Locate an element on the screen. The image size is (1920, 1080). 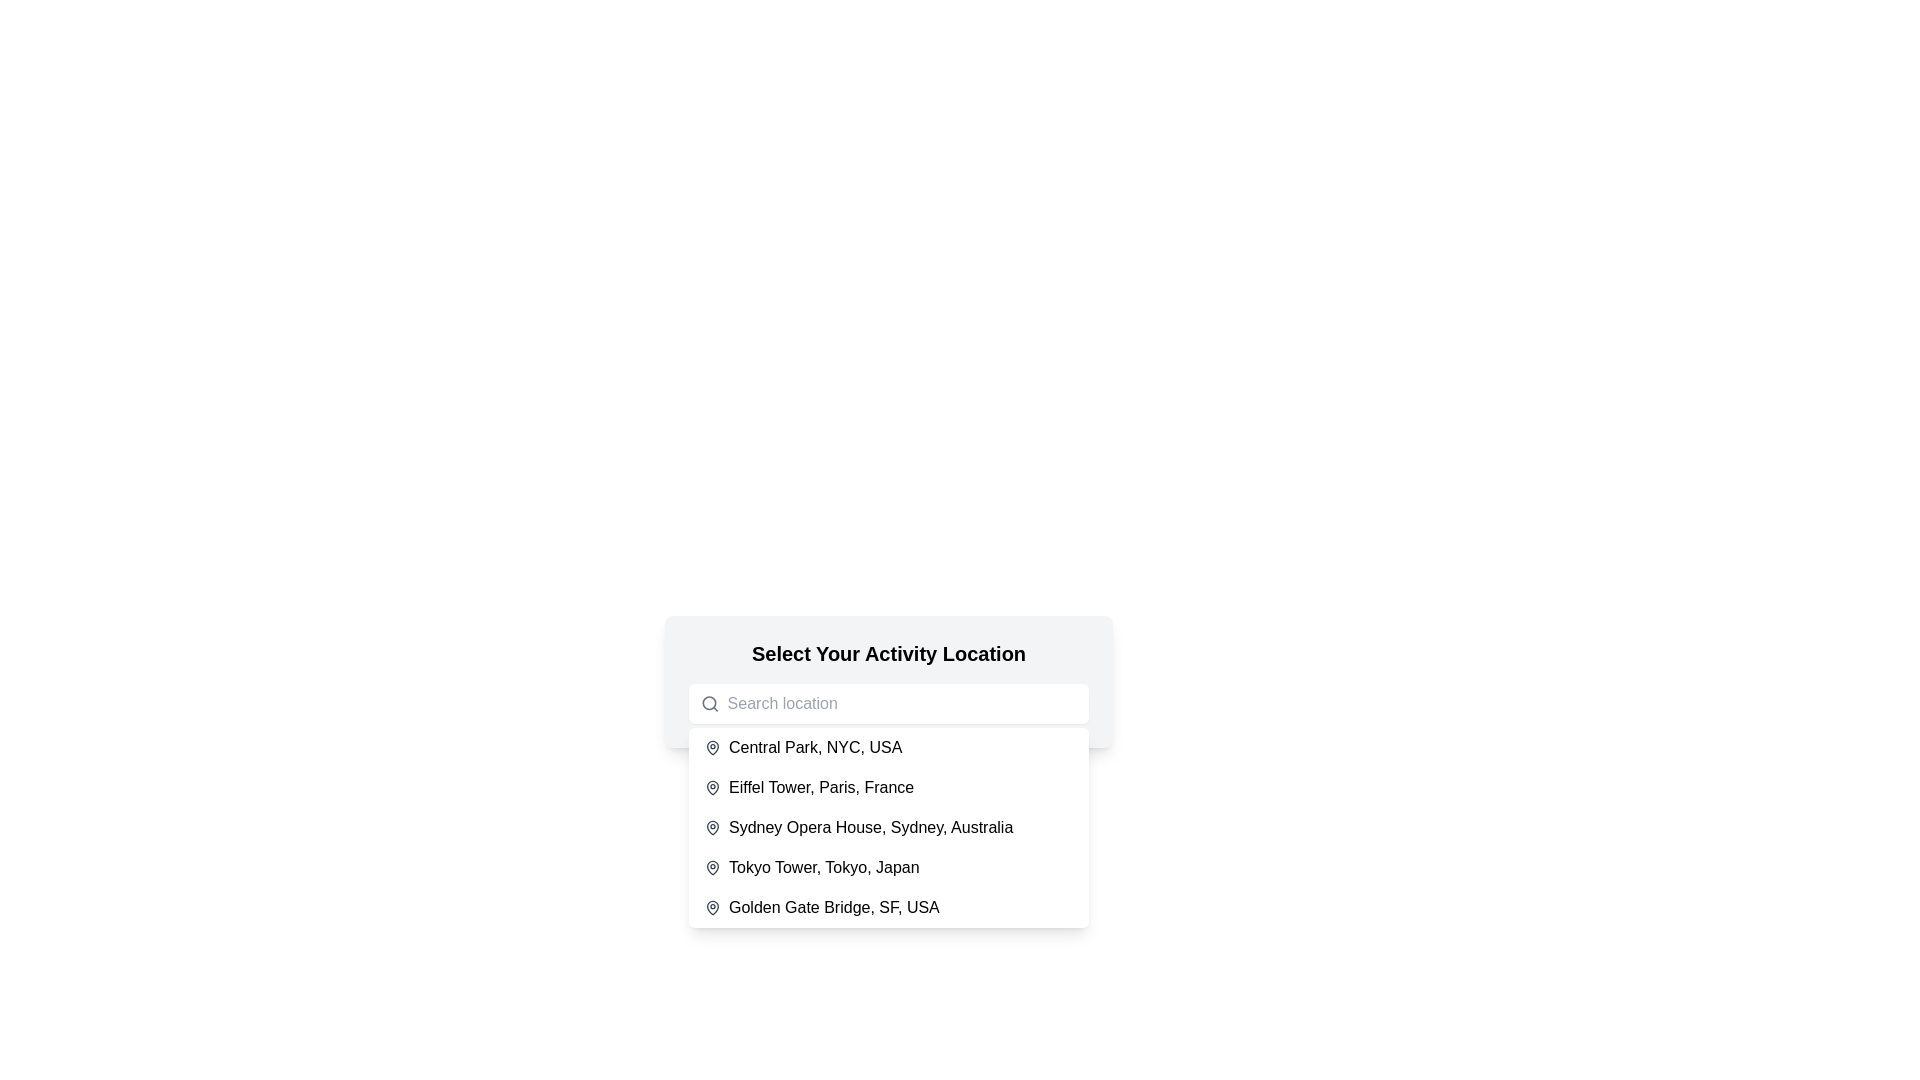
the map pin icon located to the left of the text 'Sydney Opera House, Sydney, Australia' within the geographical options menu list is located at coordinates (713, 828).